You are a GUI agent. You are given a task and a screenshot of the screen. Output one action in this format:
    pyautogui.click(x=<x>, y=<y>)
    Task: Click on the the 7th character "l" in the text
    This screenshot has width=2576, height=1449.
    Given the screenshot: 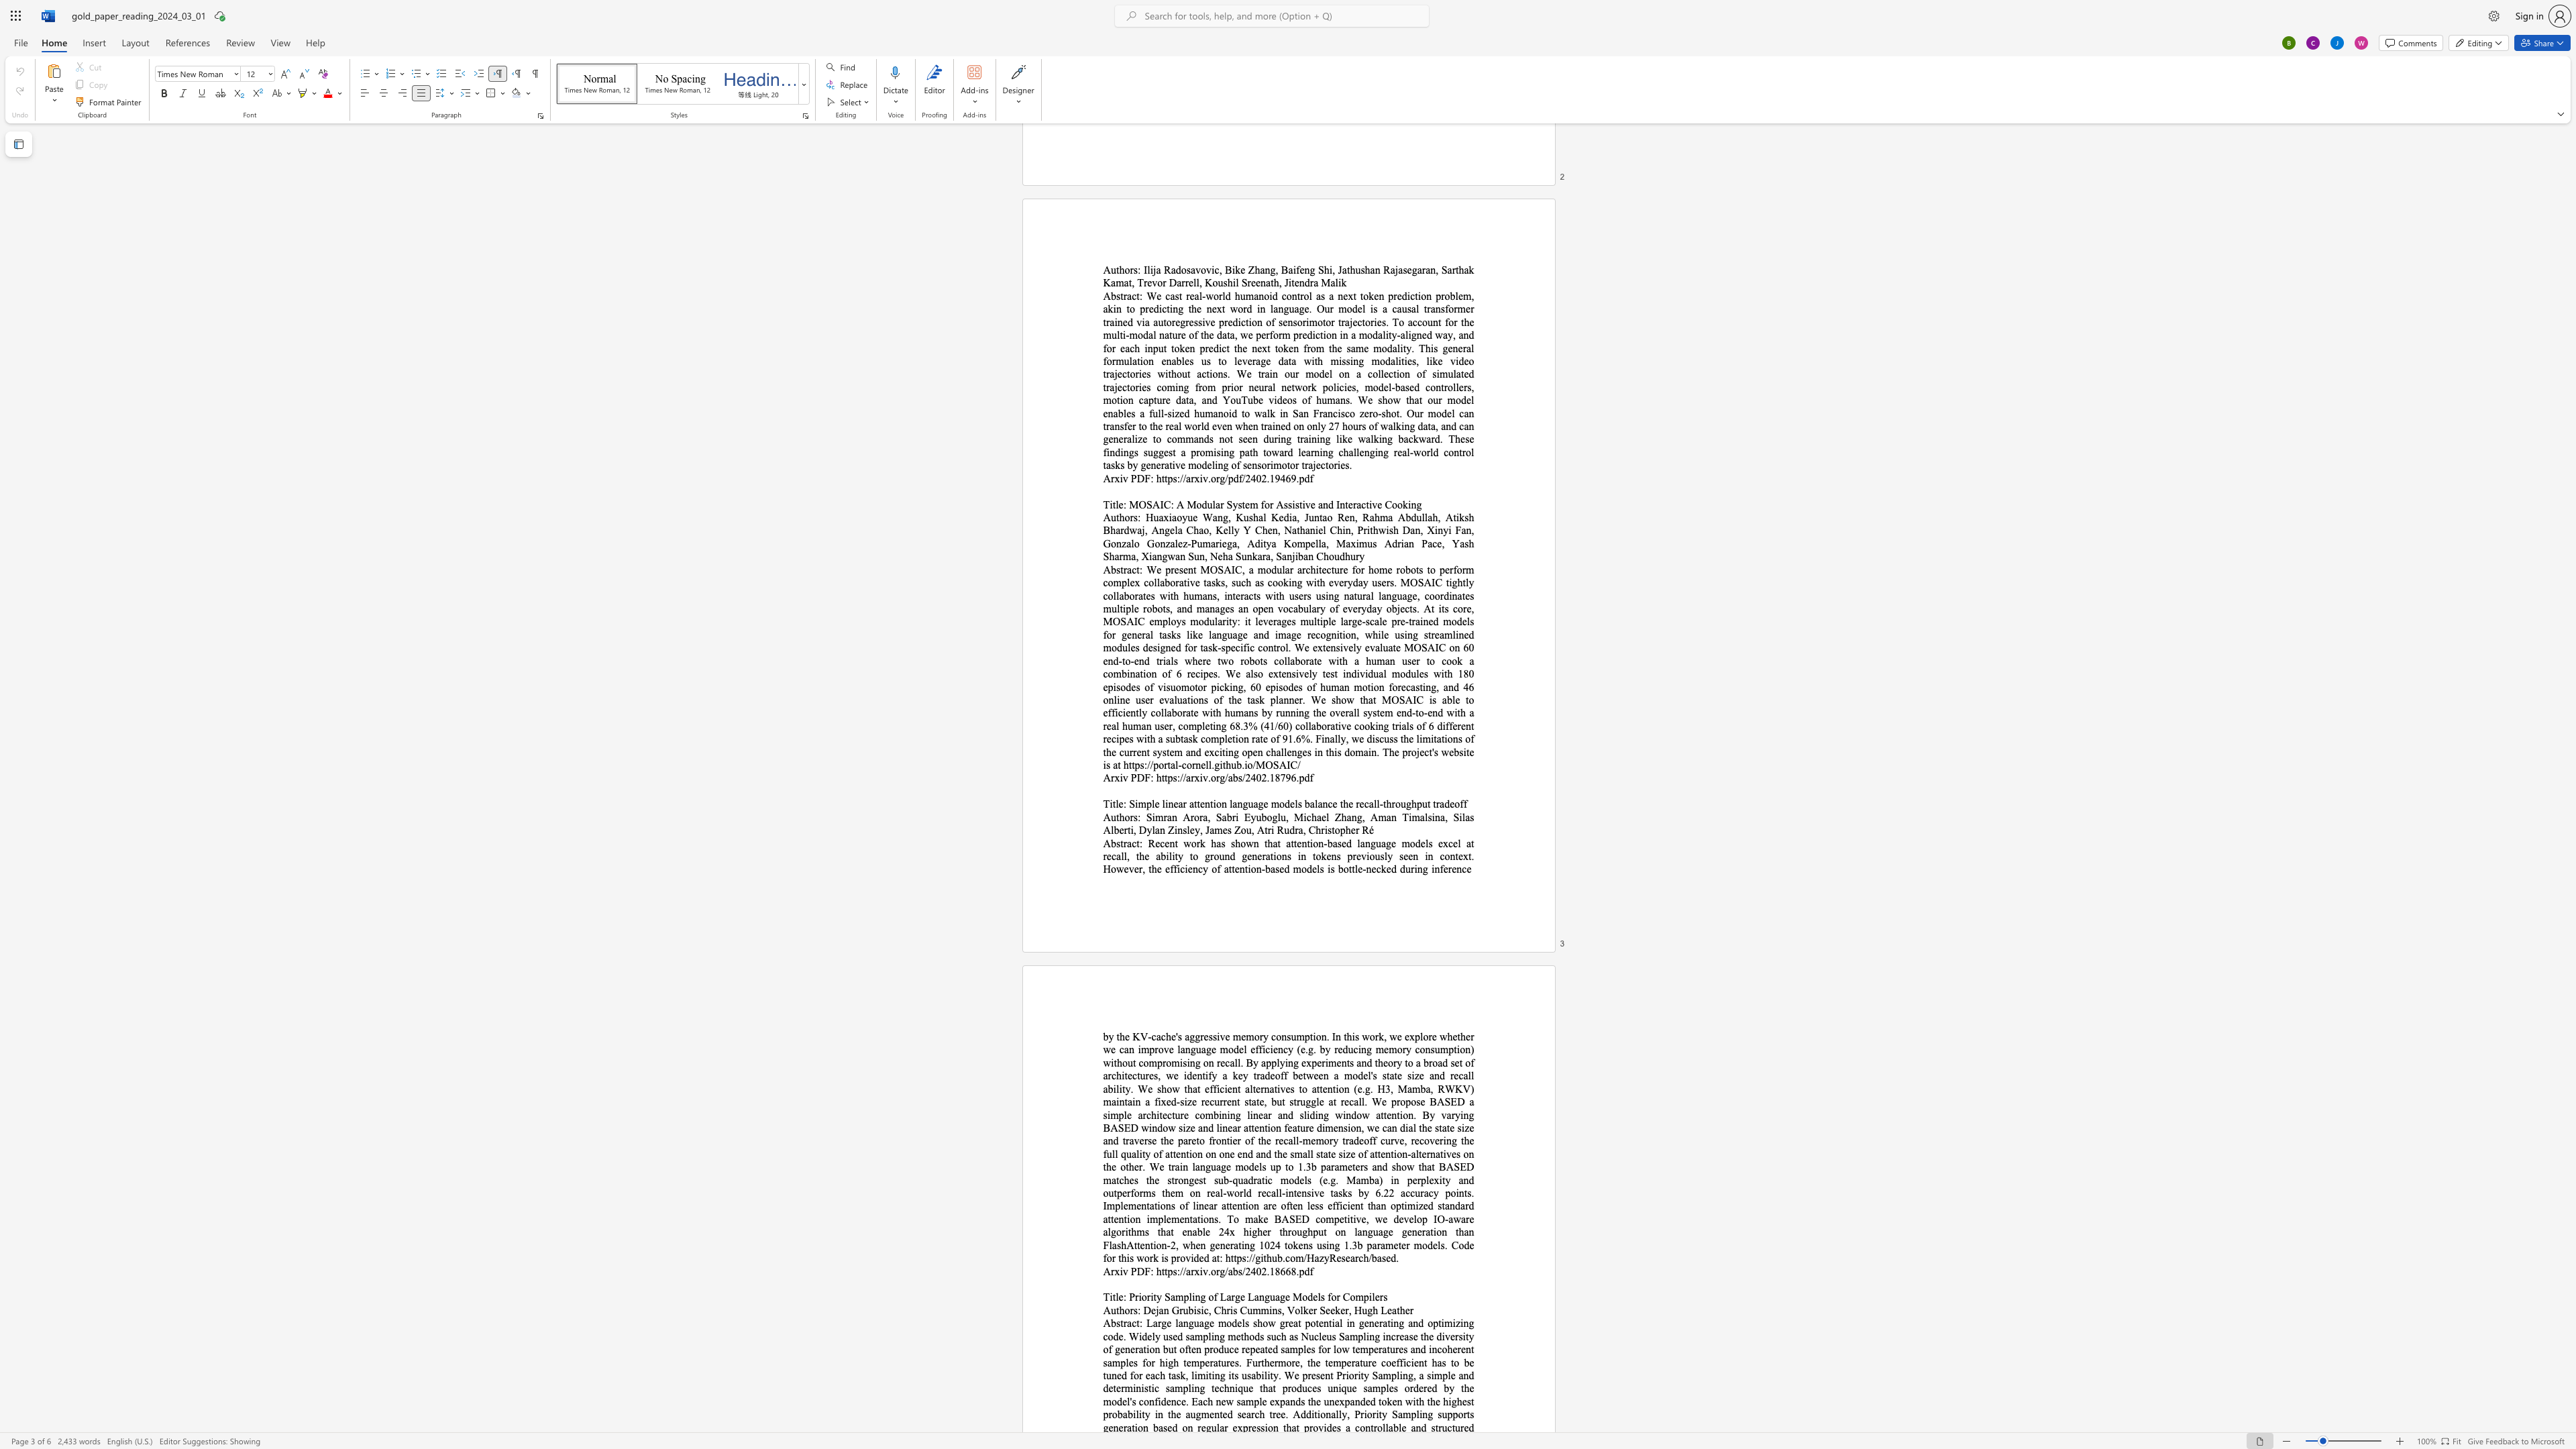 What is the action you would take?
    pyautogui.click(x=1188, y=829)
    